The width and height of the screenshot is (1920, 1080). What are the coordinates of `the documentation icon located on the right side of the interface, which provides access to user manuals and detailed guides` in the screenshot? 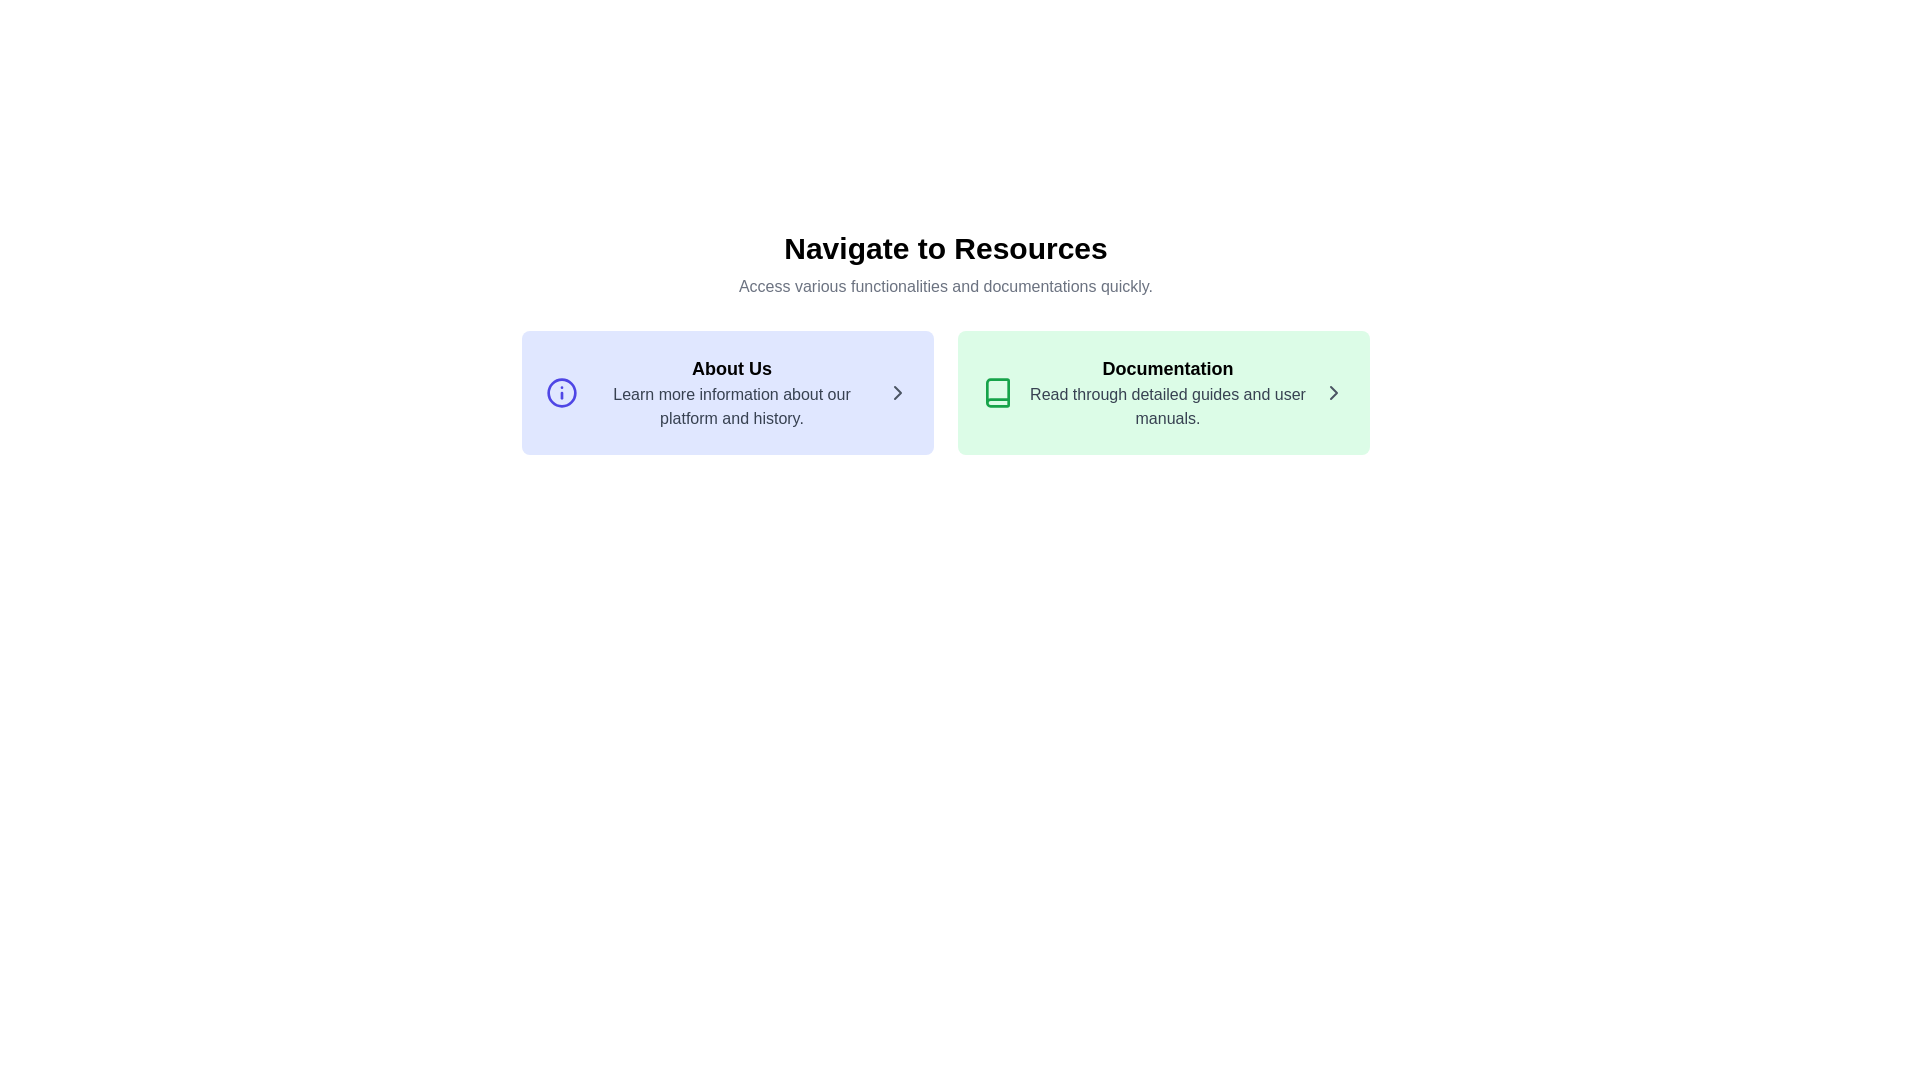 It's located at (998, 393).